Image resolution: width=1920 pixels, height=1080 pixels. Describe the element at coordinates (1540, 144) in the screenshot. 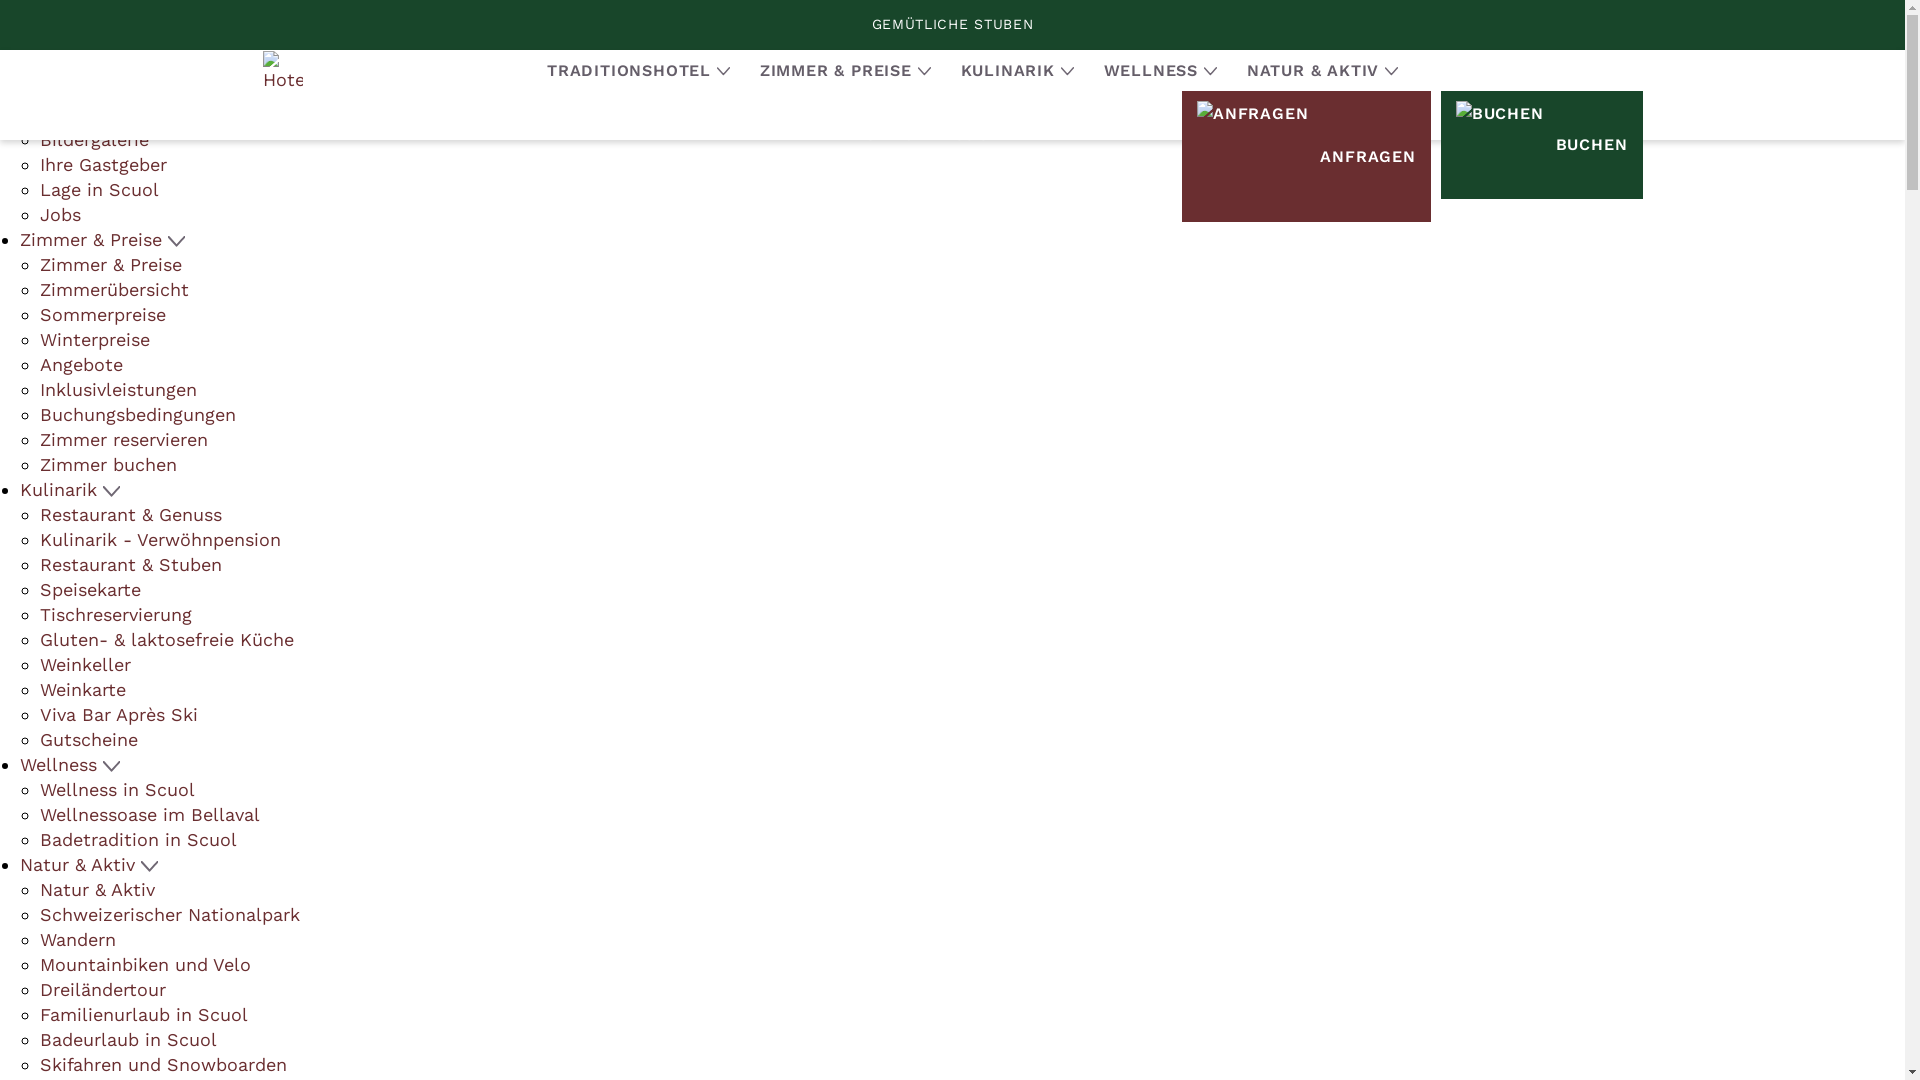

I see `'BUCHEN'` at that location.